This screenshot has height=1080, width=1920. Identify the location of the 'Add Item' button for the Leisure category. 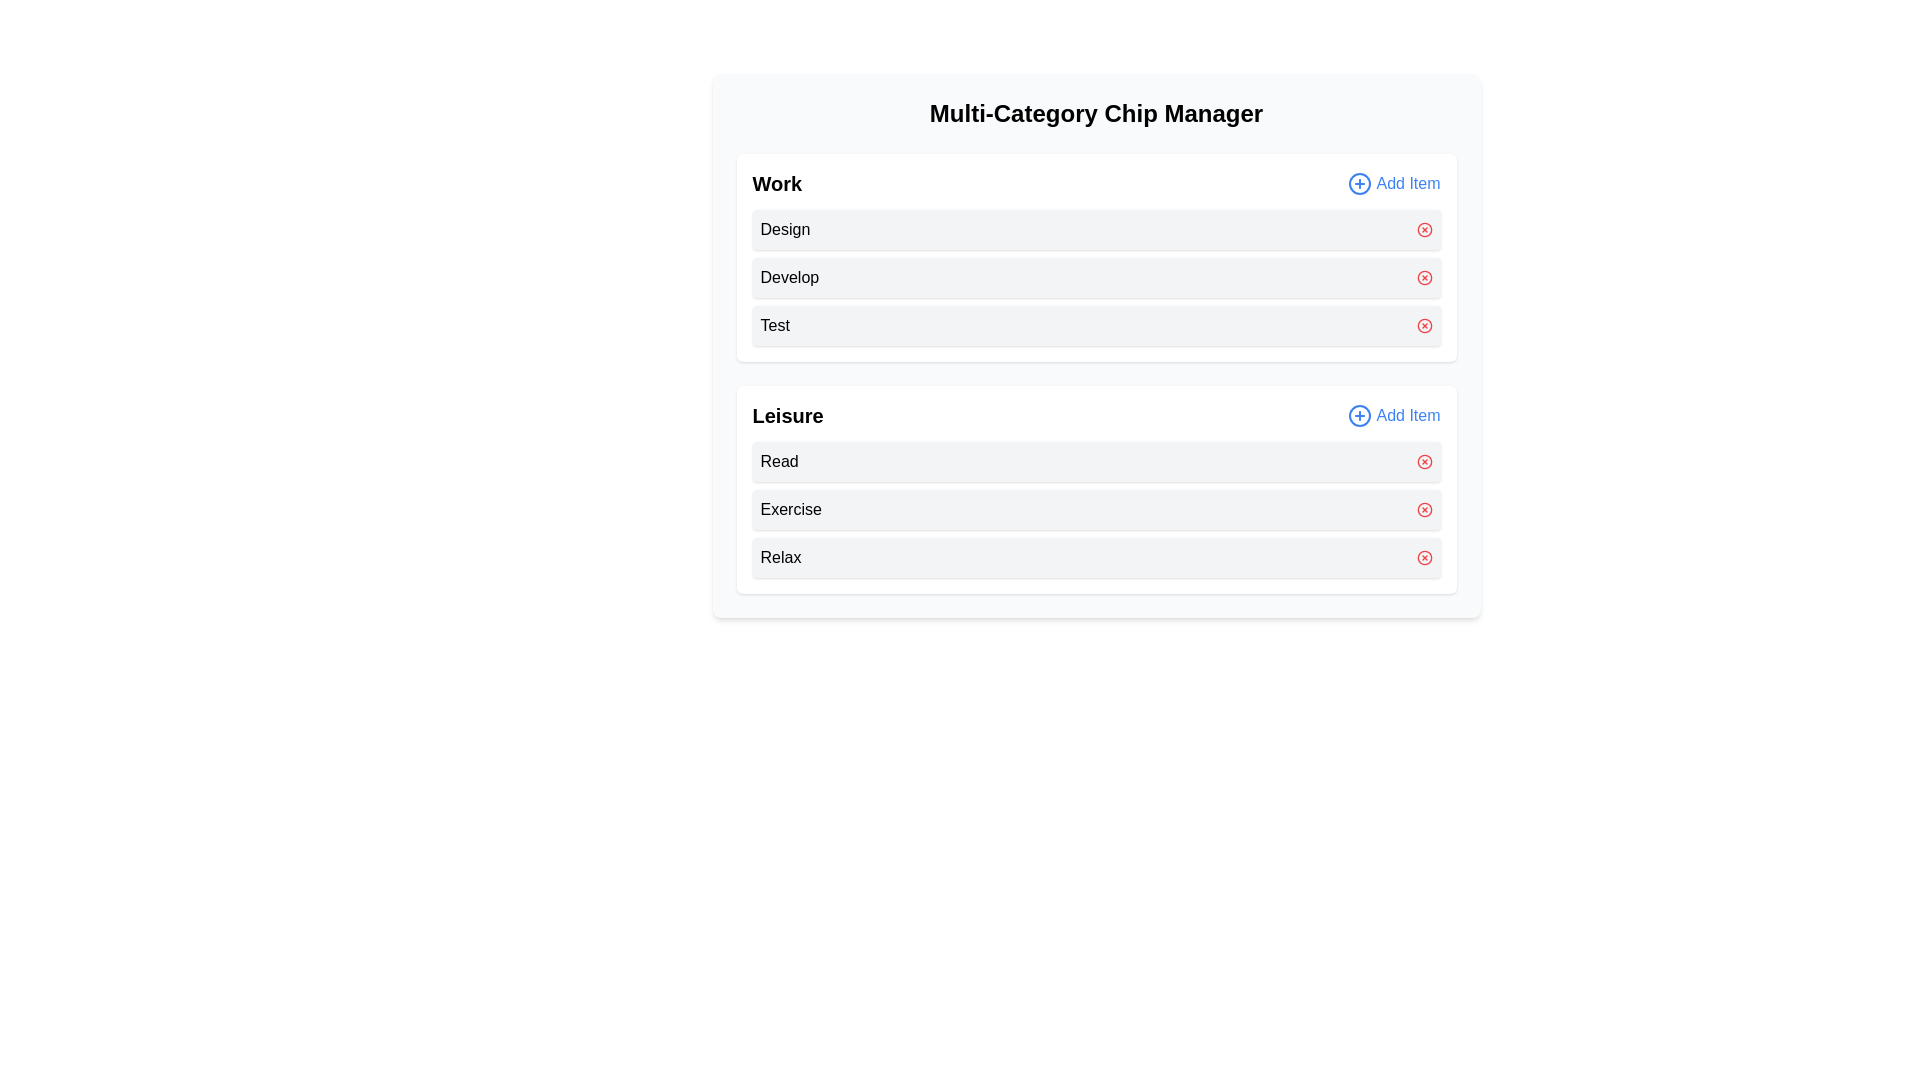
(1392, 415).